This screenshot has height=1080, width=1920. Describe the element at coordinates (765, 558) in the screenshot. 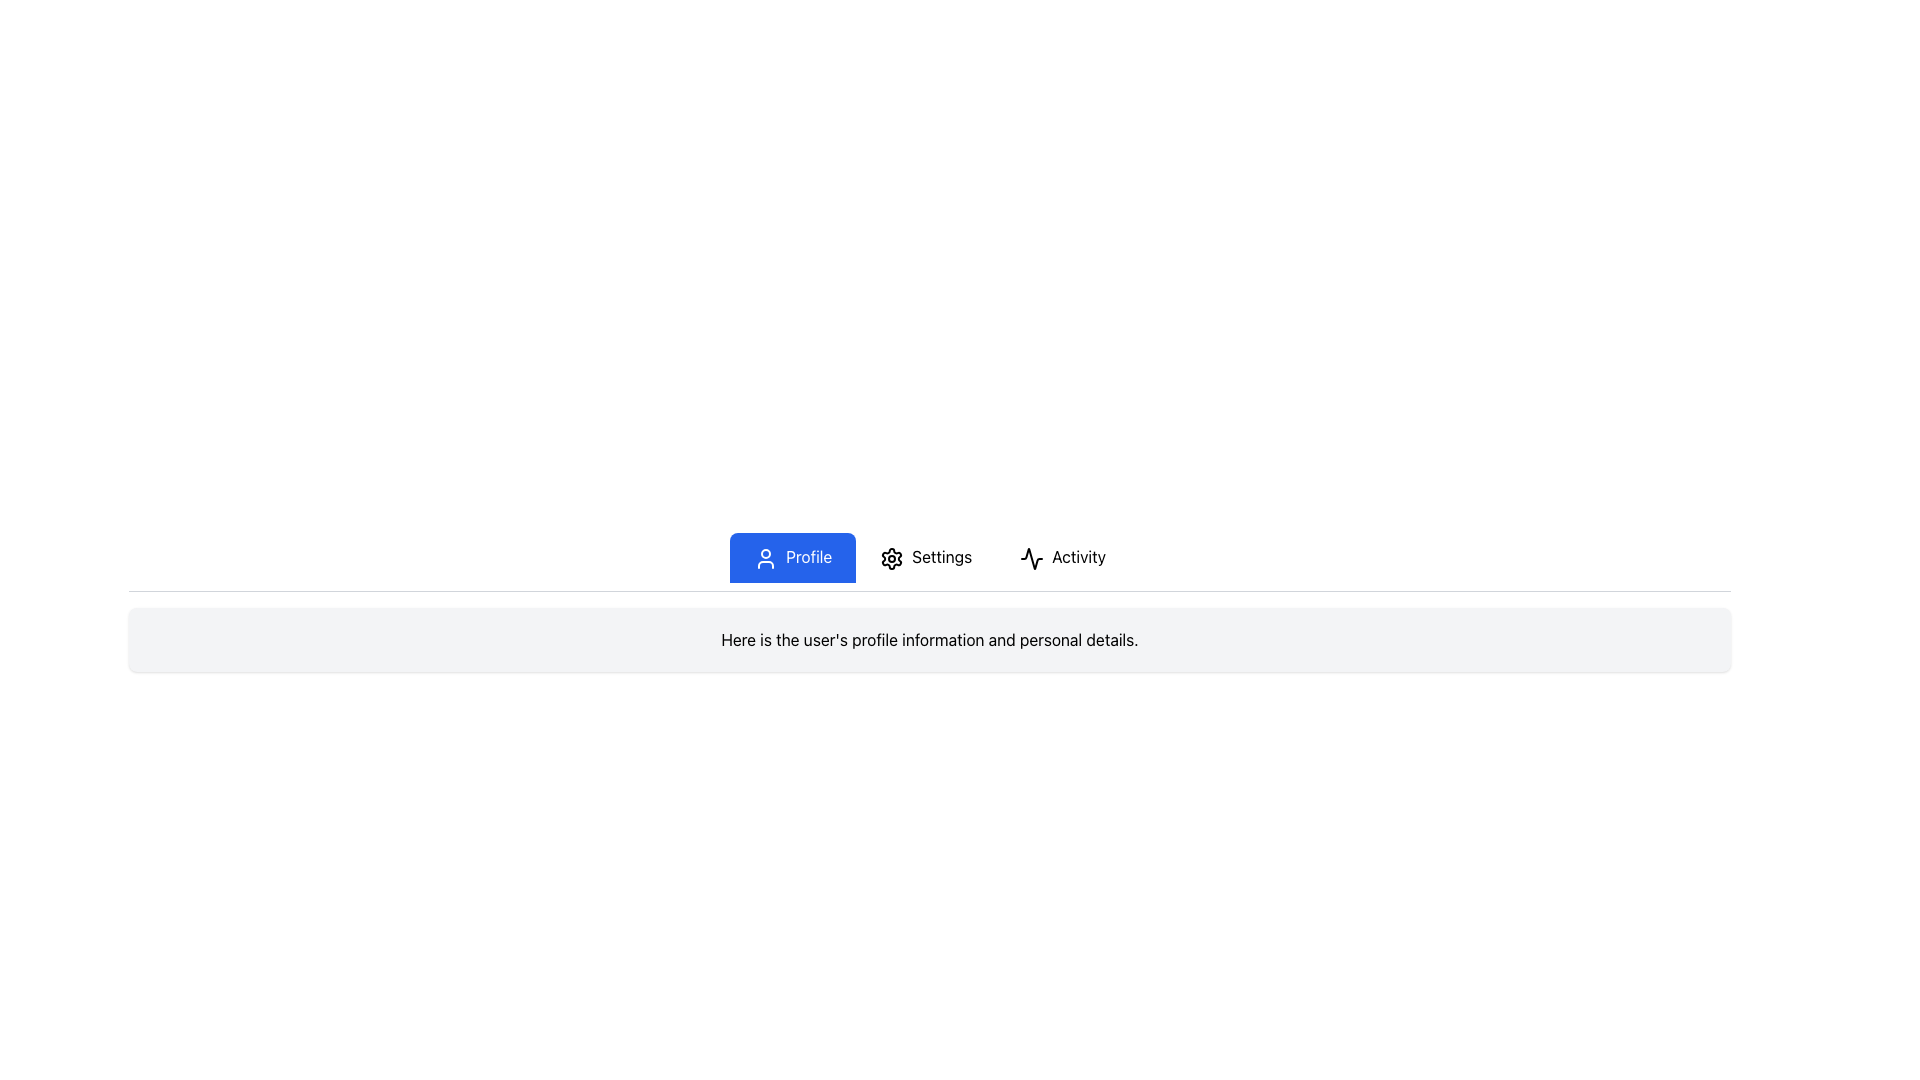

I see `the 'Profile' tab icon located at the left end of the tab navigation bar` at that location.